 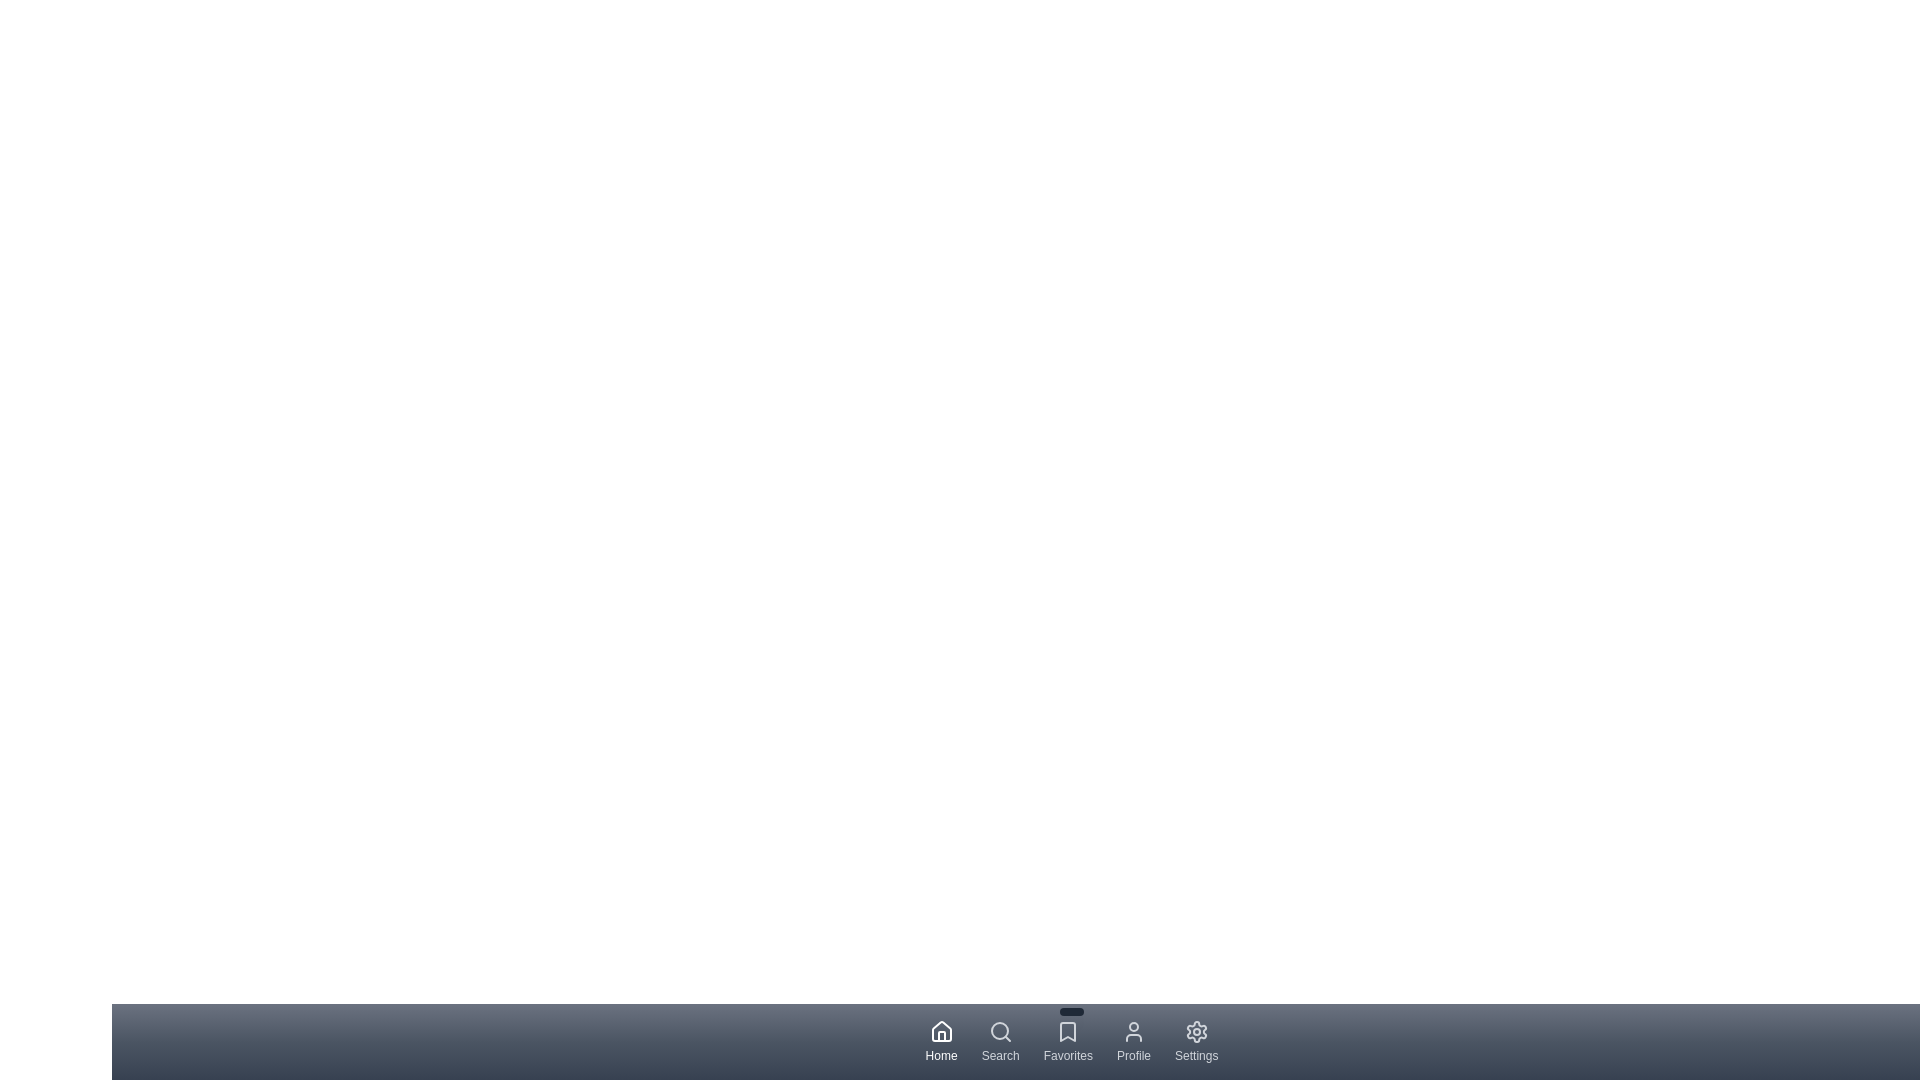 What do you see at coordinates (1196, 1040) in the screenshot?
I see `the navigation tab labeled Settings to display its tooltip` at bounding box center [1196, 1040].